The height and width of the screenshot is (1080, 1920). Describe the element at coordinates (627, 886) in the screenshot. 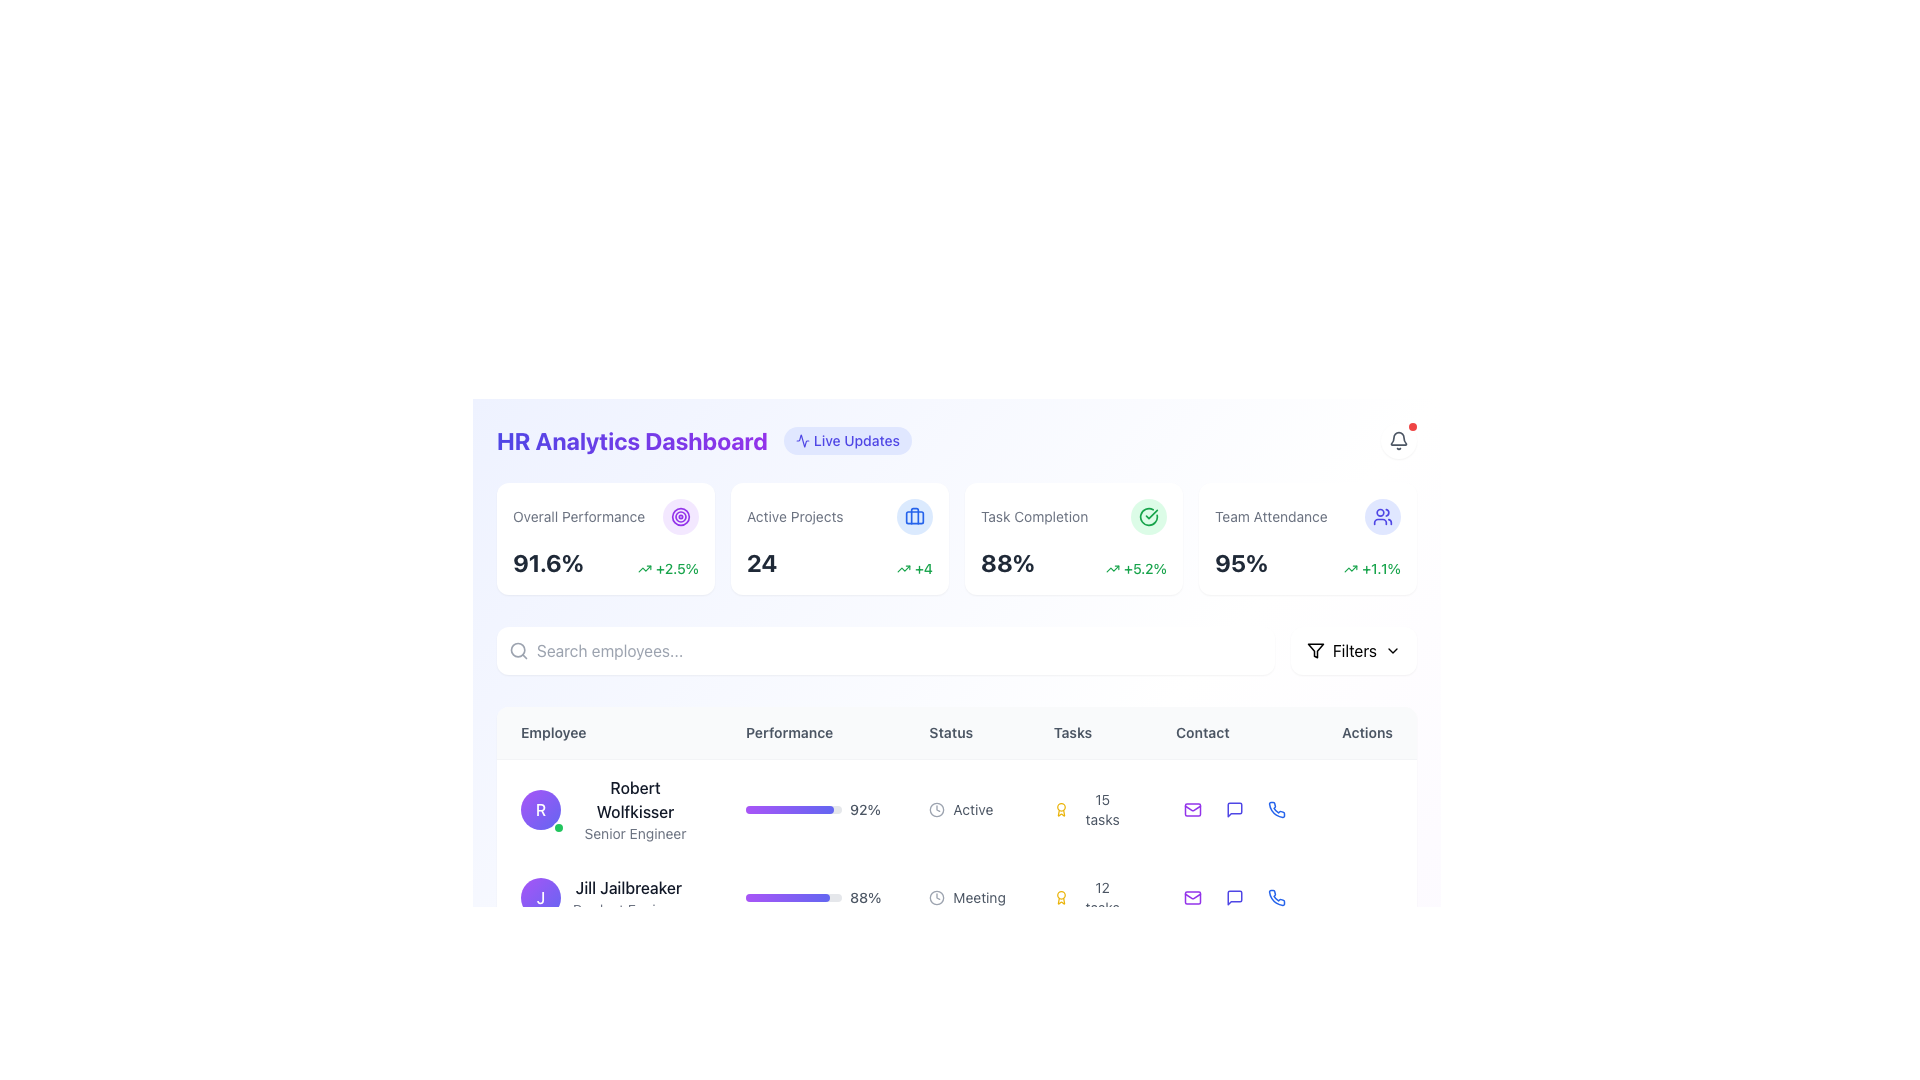

I see `the text label displaying the employee's name in the second entry of the 'Employee' column, located below Robert Wolfkisser` at that location.